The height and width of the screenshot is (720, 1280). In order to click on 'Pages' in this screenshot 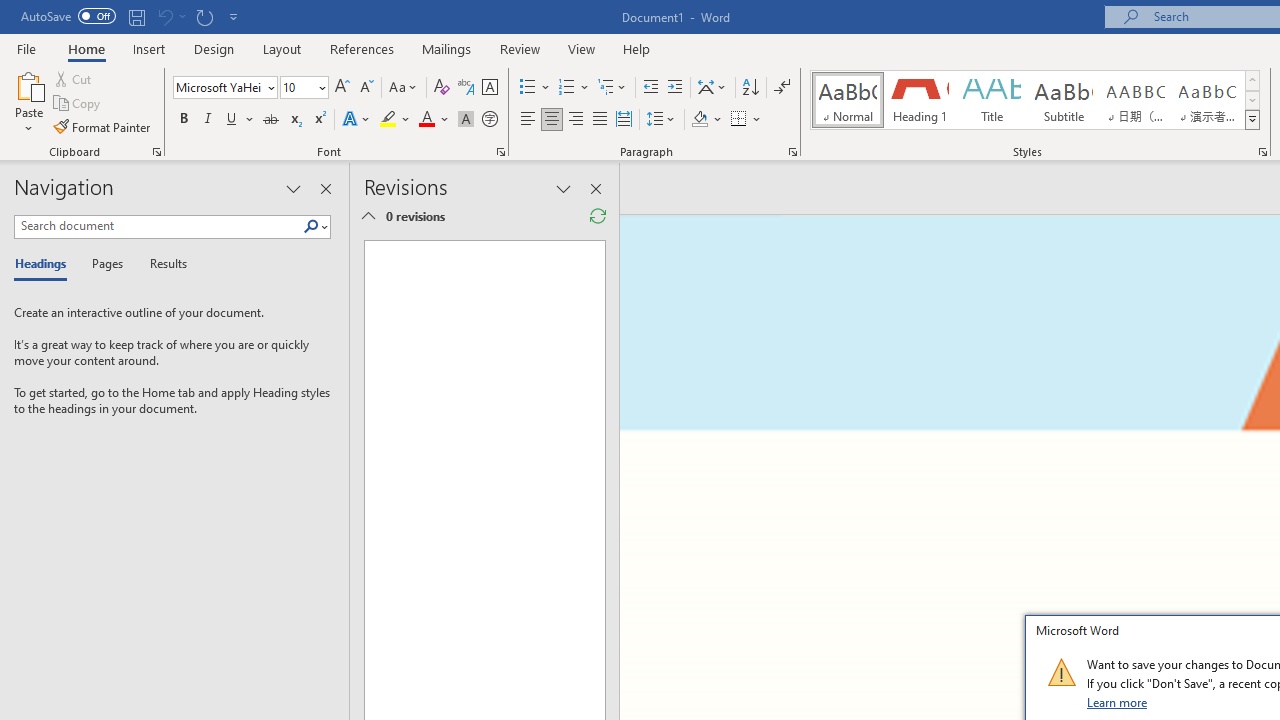, I will do `click(104, 264)`.